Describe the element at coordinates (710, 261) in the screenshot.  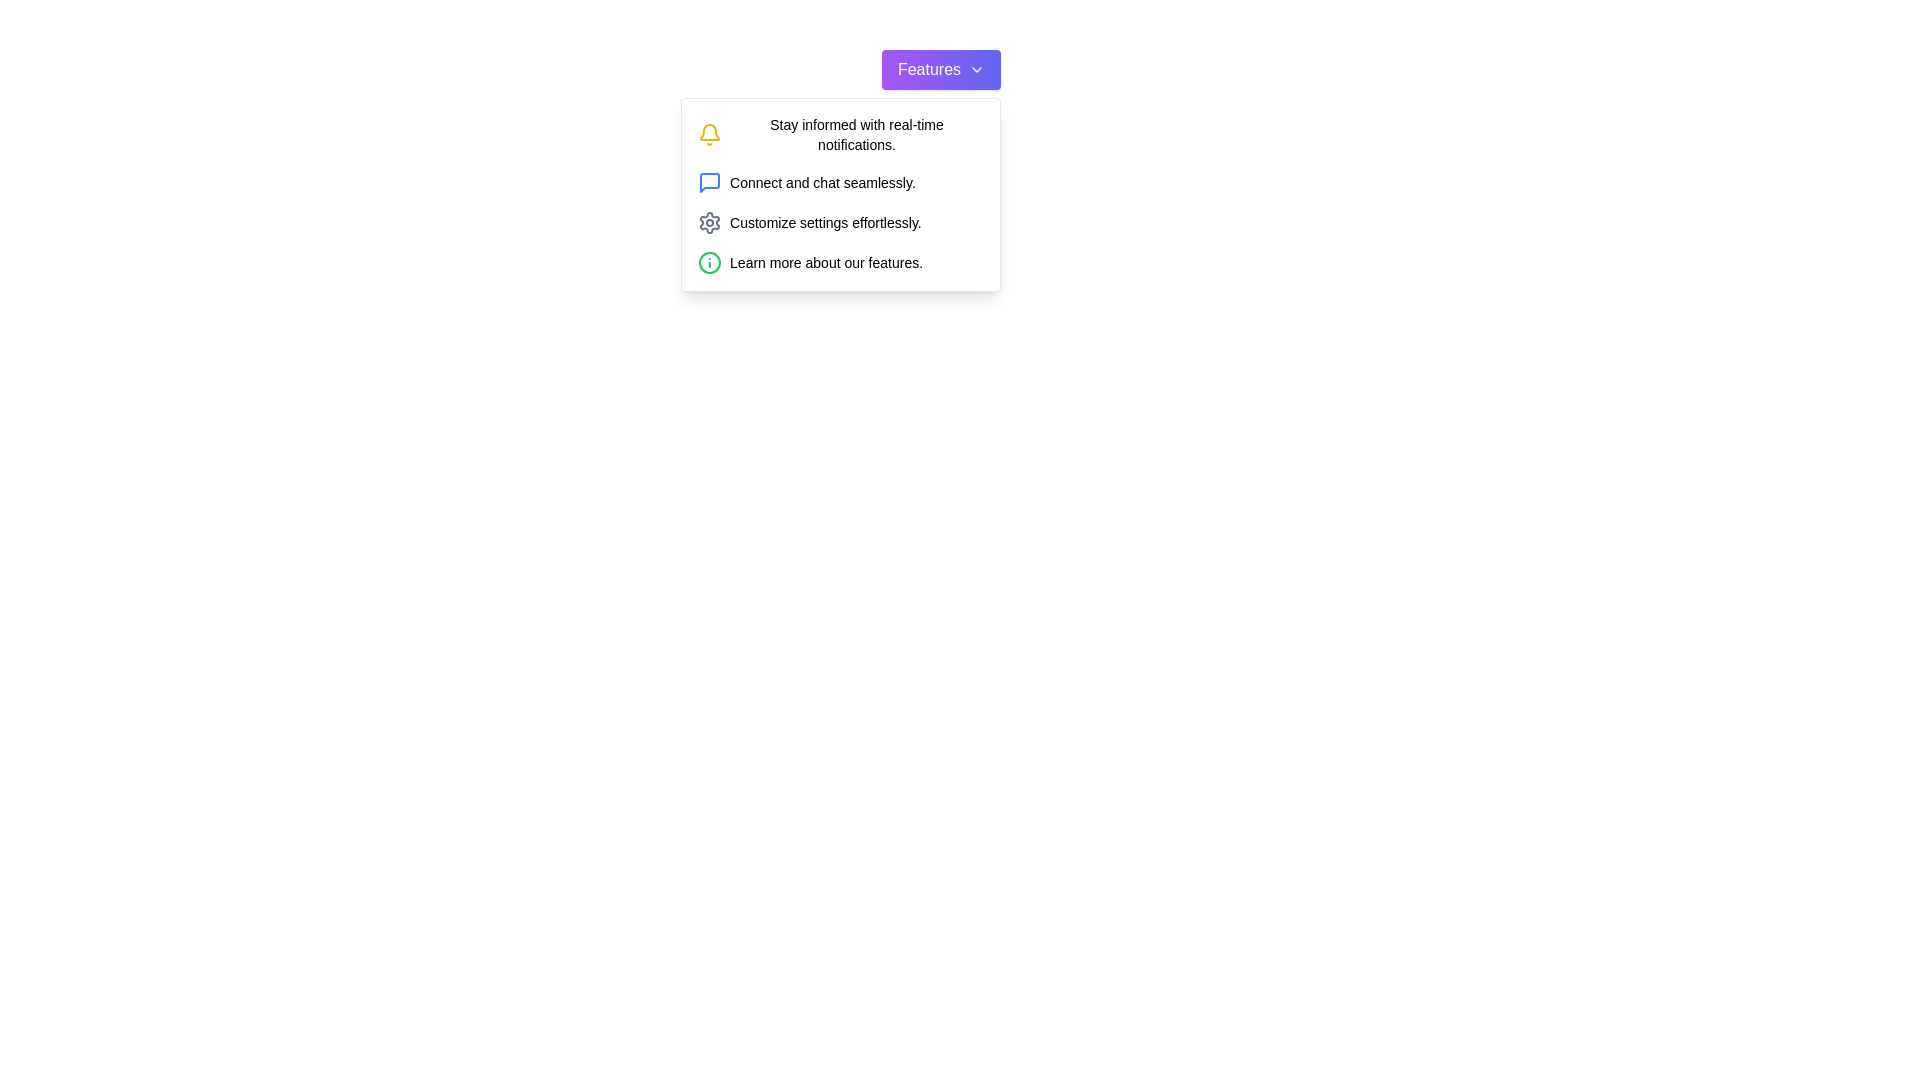
I see `the green-stroked SVG circle, which is the outer boundary of the first icon in the menu panel representing informational content, located left to the text 'Stay informed with real-time notifications.'` at that location.